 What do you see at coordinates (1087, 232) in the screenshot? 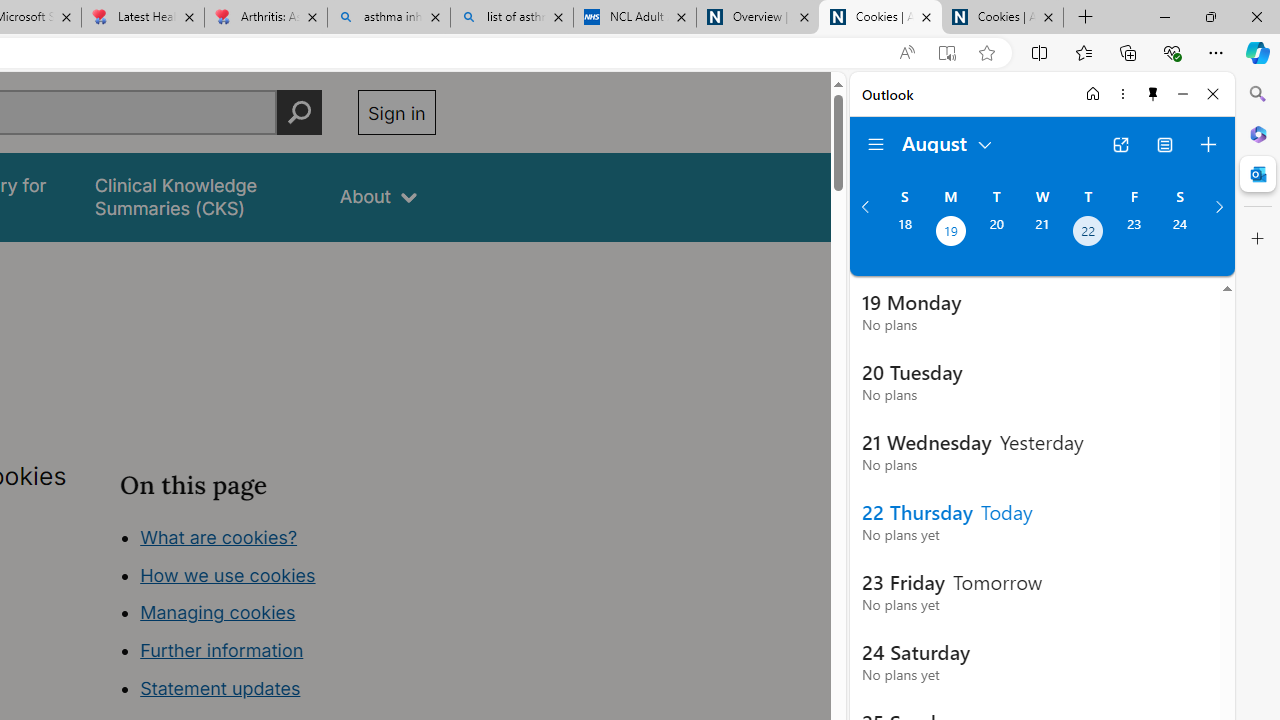
I see `'Thursday, August 22, 2024. Today. '` at bounding box center [1087, 232].